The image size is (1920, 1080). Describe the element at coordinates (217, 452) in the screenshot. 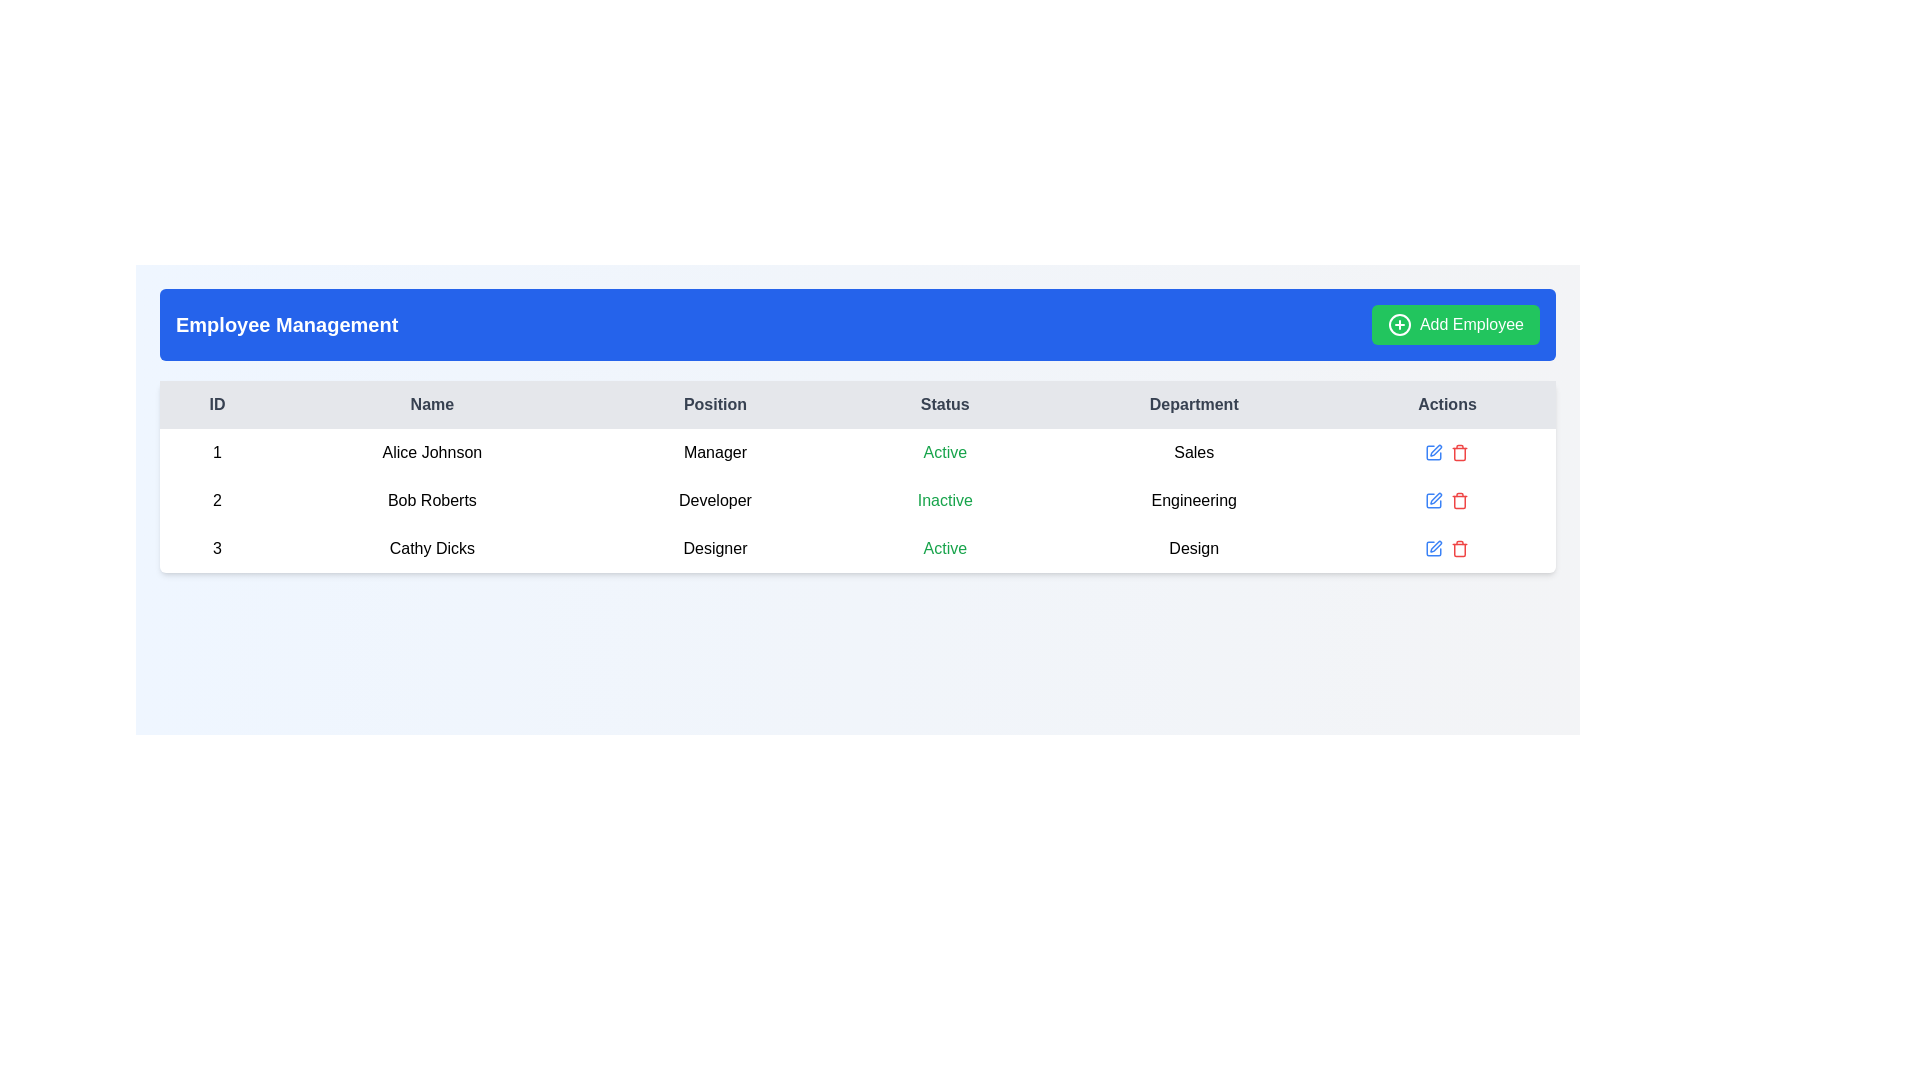

I see `value '1' displayed in bold font within the table cell located in the first column of the row corresponding to 'Alice Johnson'` at that location.